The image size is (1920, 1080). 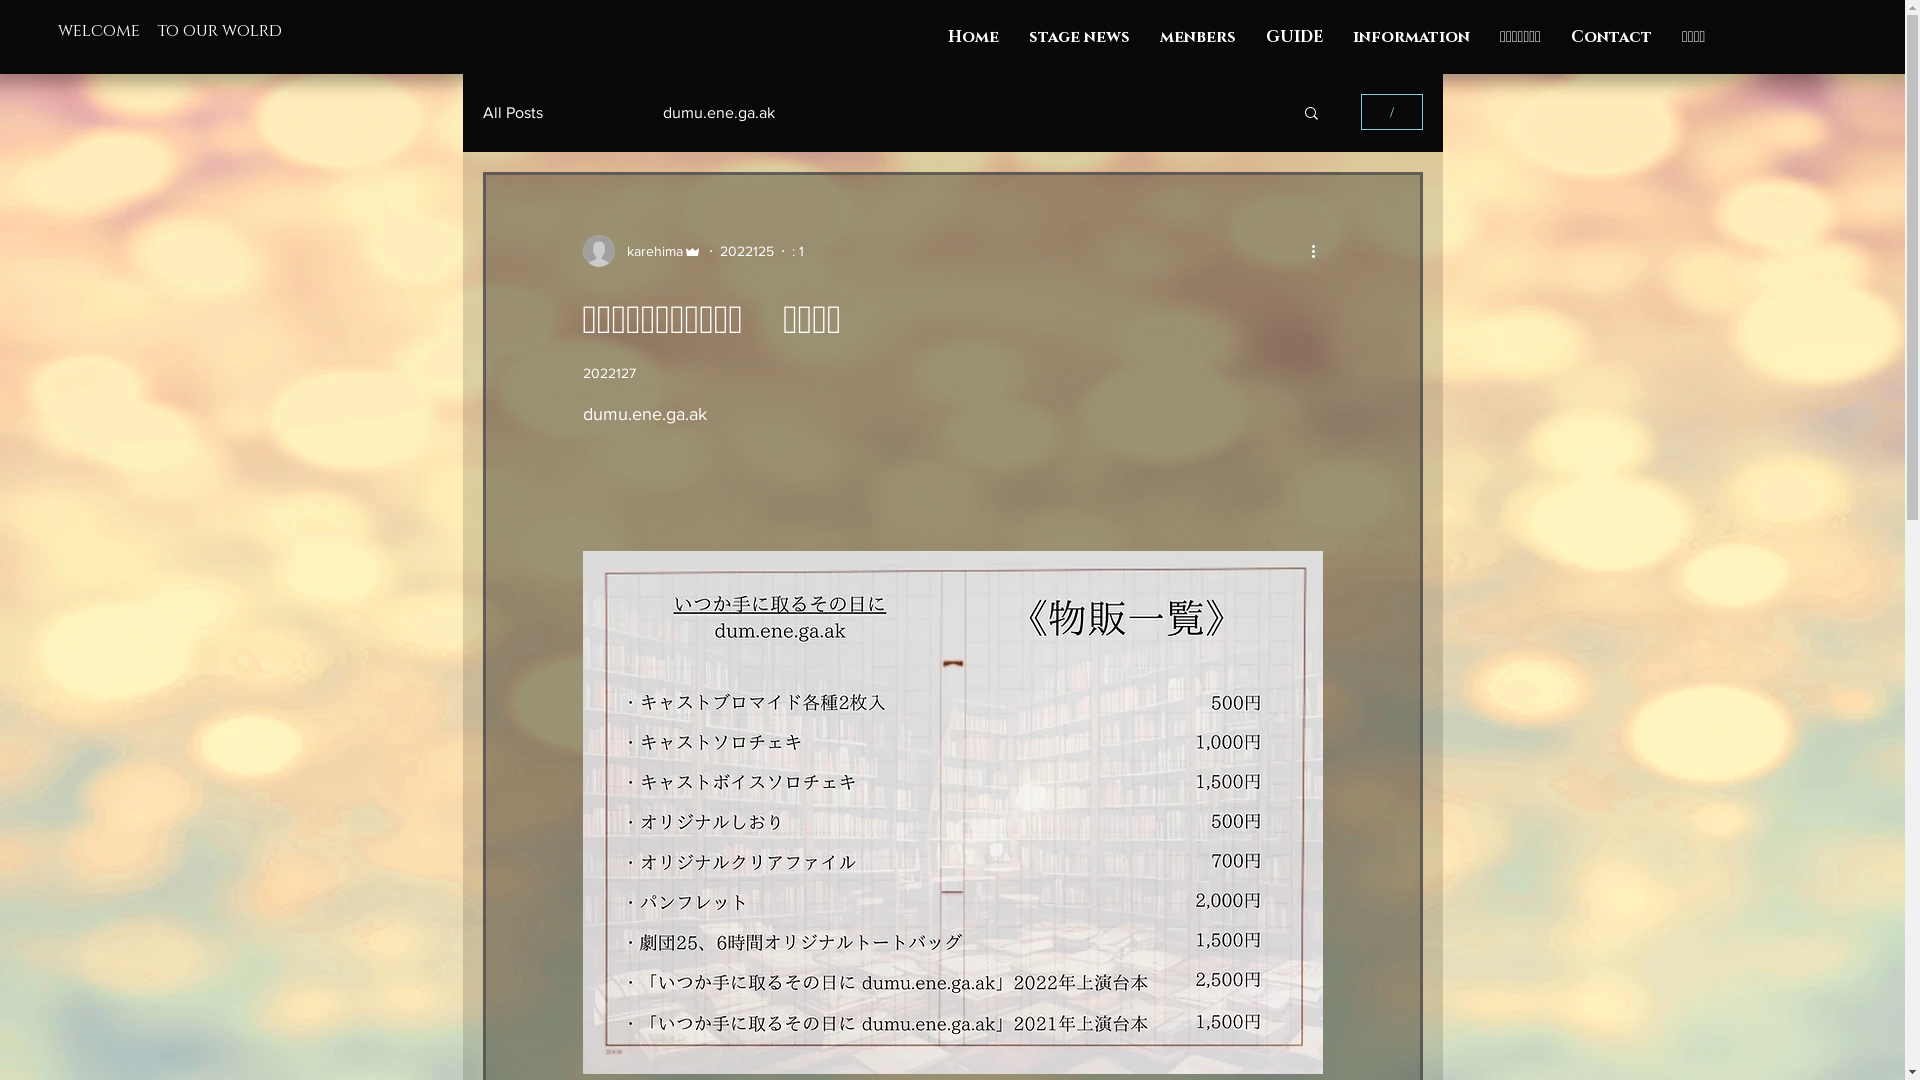 What do you see at coordinates (1294, 37) in the screenshot?
I see `'GUIDE'` at bounding box center [1294, 37].